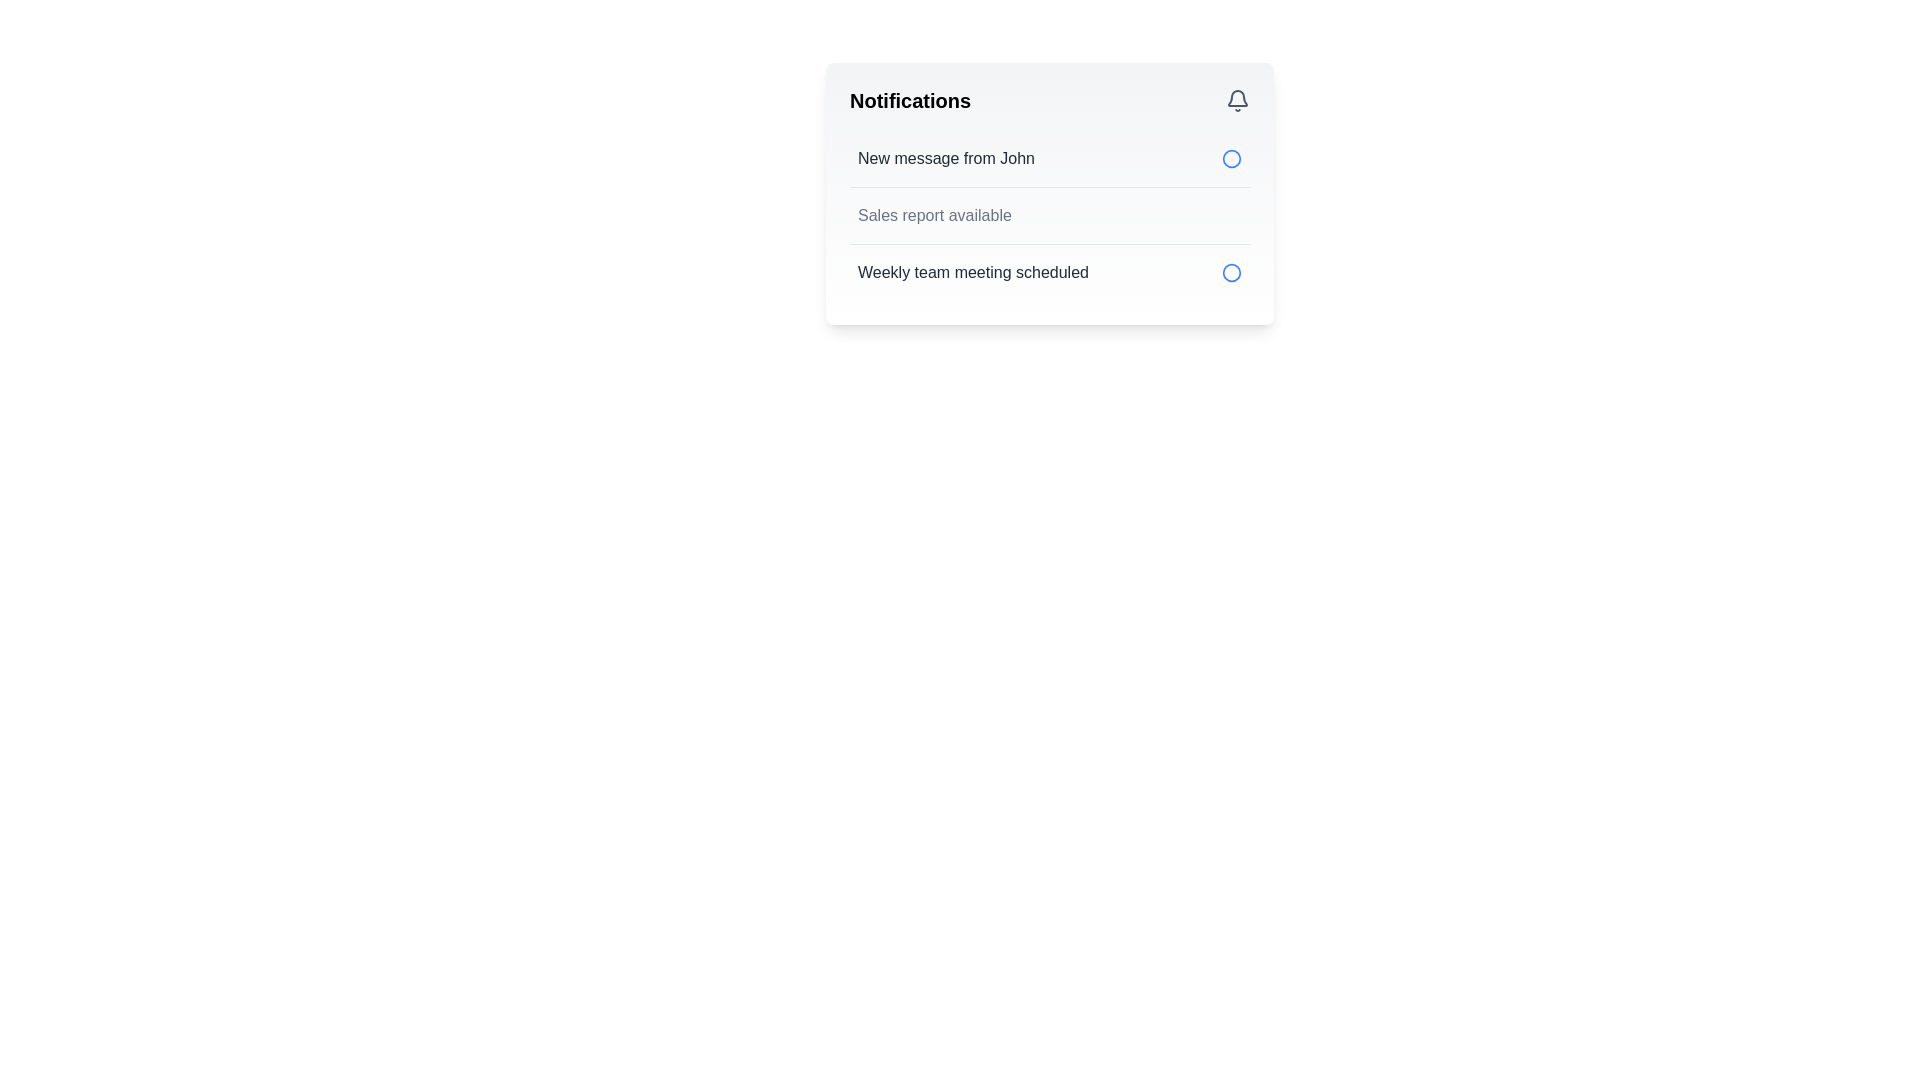 Image resolution: width=1920 pixels, height=1080 pixels. What do you see at coordinates (1231, 157) in the screenshot?
I see `the circular icon located to the top-right of the notification titled 'New message from John' to mark the notification as read` at bounding box center [1231, 157].